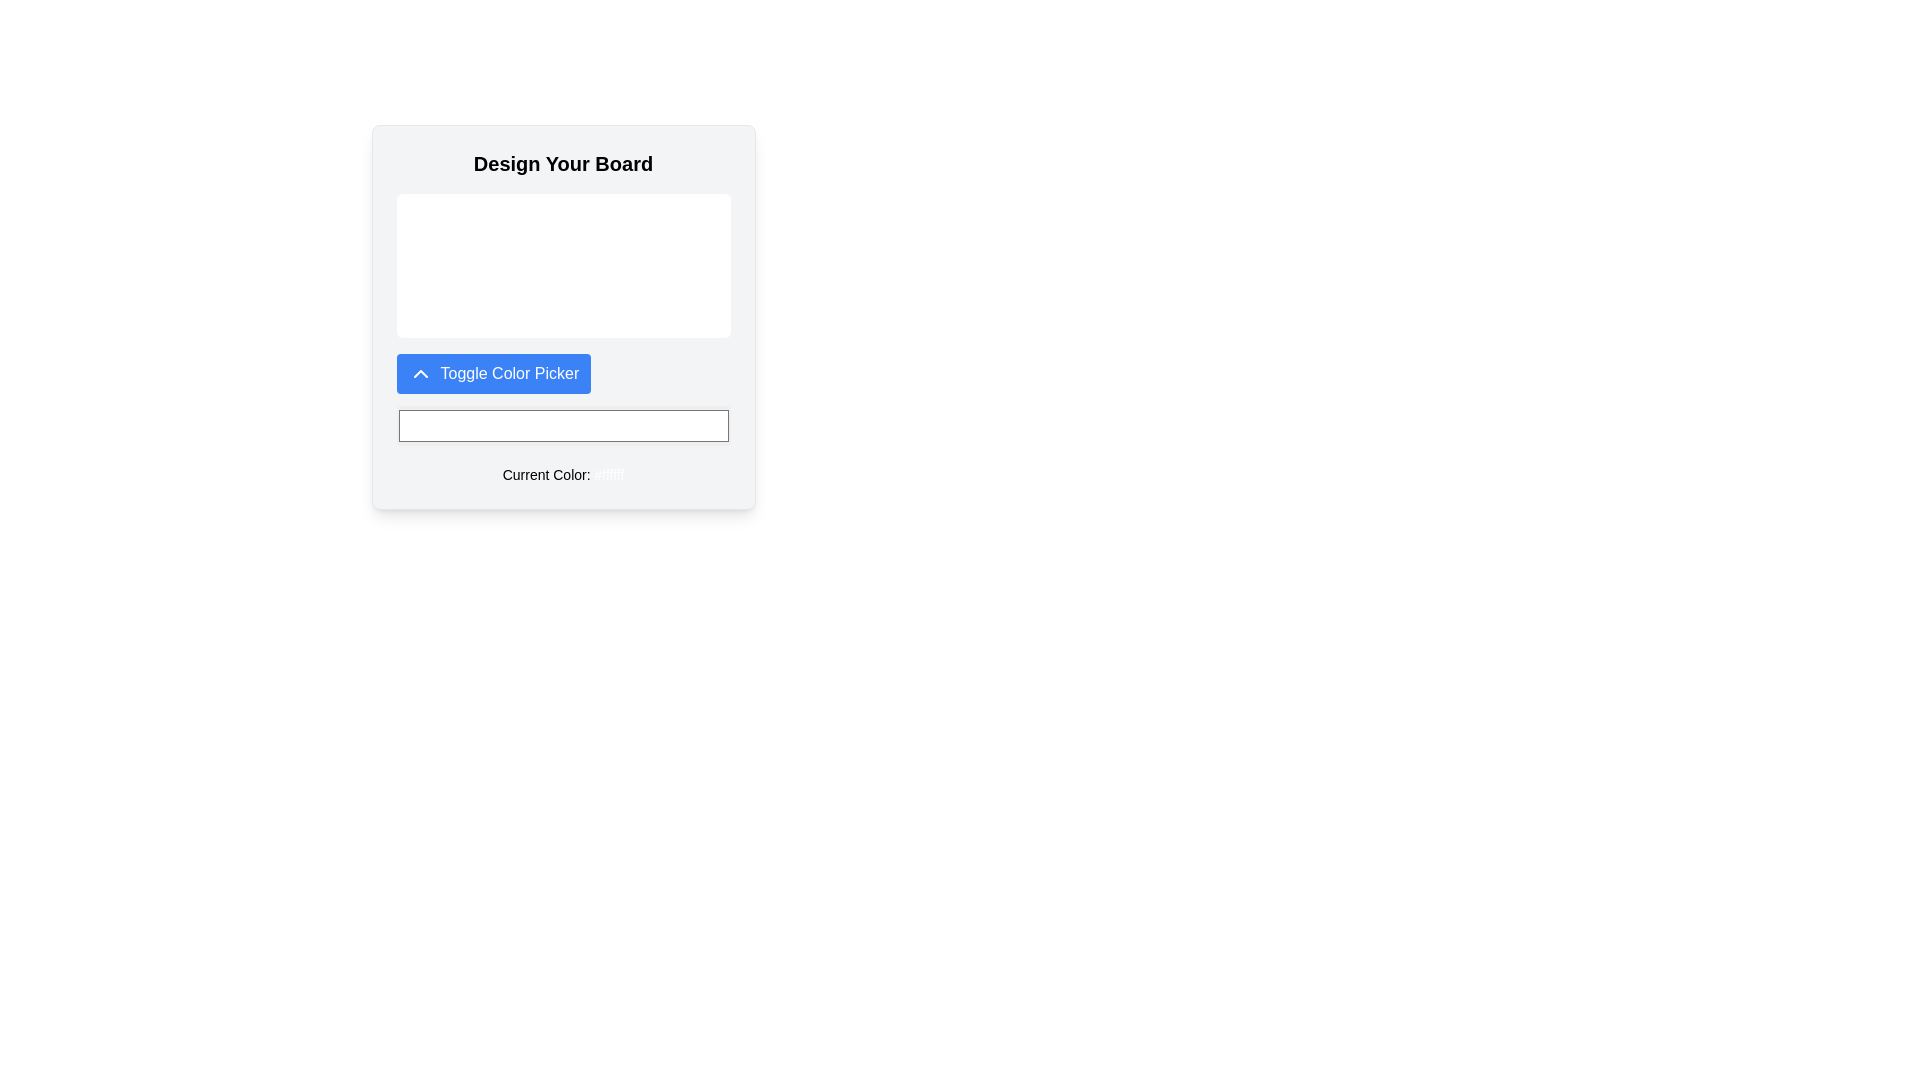 Image resolution: width=1920 pixels, height=1080 pixels. I want to click on the text label reading 'Toggle Color Picker', which is displayed in white on a blue rectangular background with rounded corners, so click(509, 374).